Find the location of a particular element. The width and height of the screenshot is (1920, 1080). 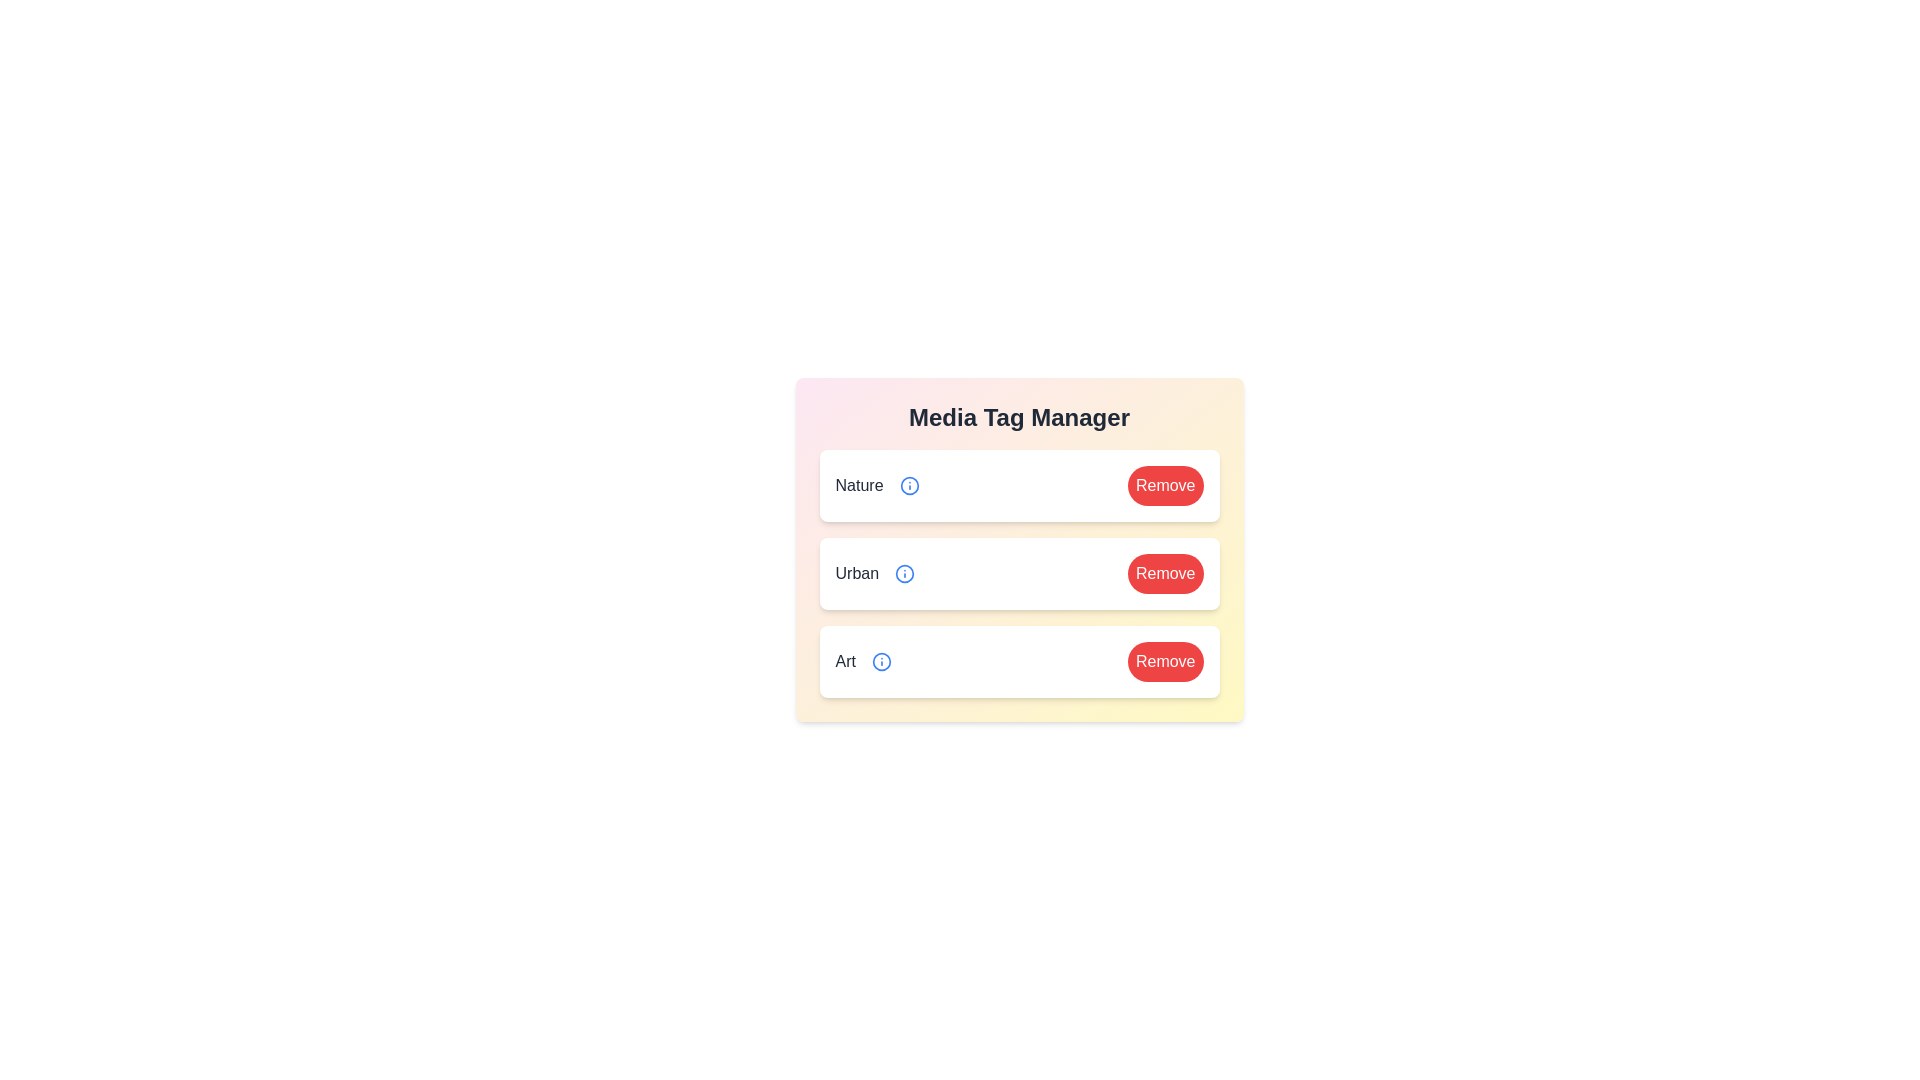

the info icon for the tag Art is located at coordinates (880, 662).